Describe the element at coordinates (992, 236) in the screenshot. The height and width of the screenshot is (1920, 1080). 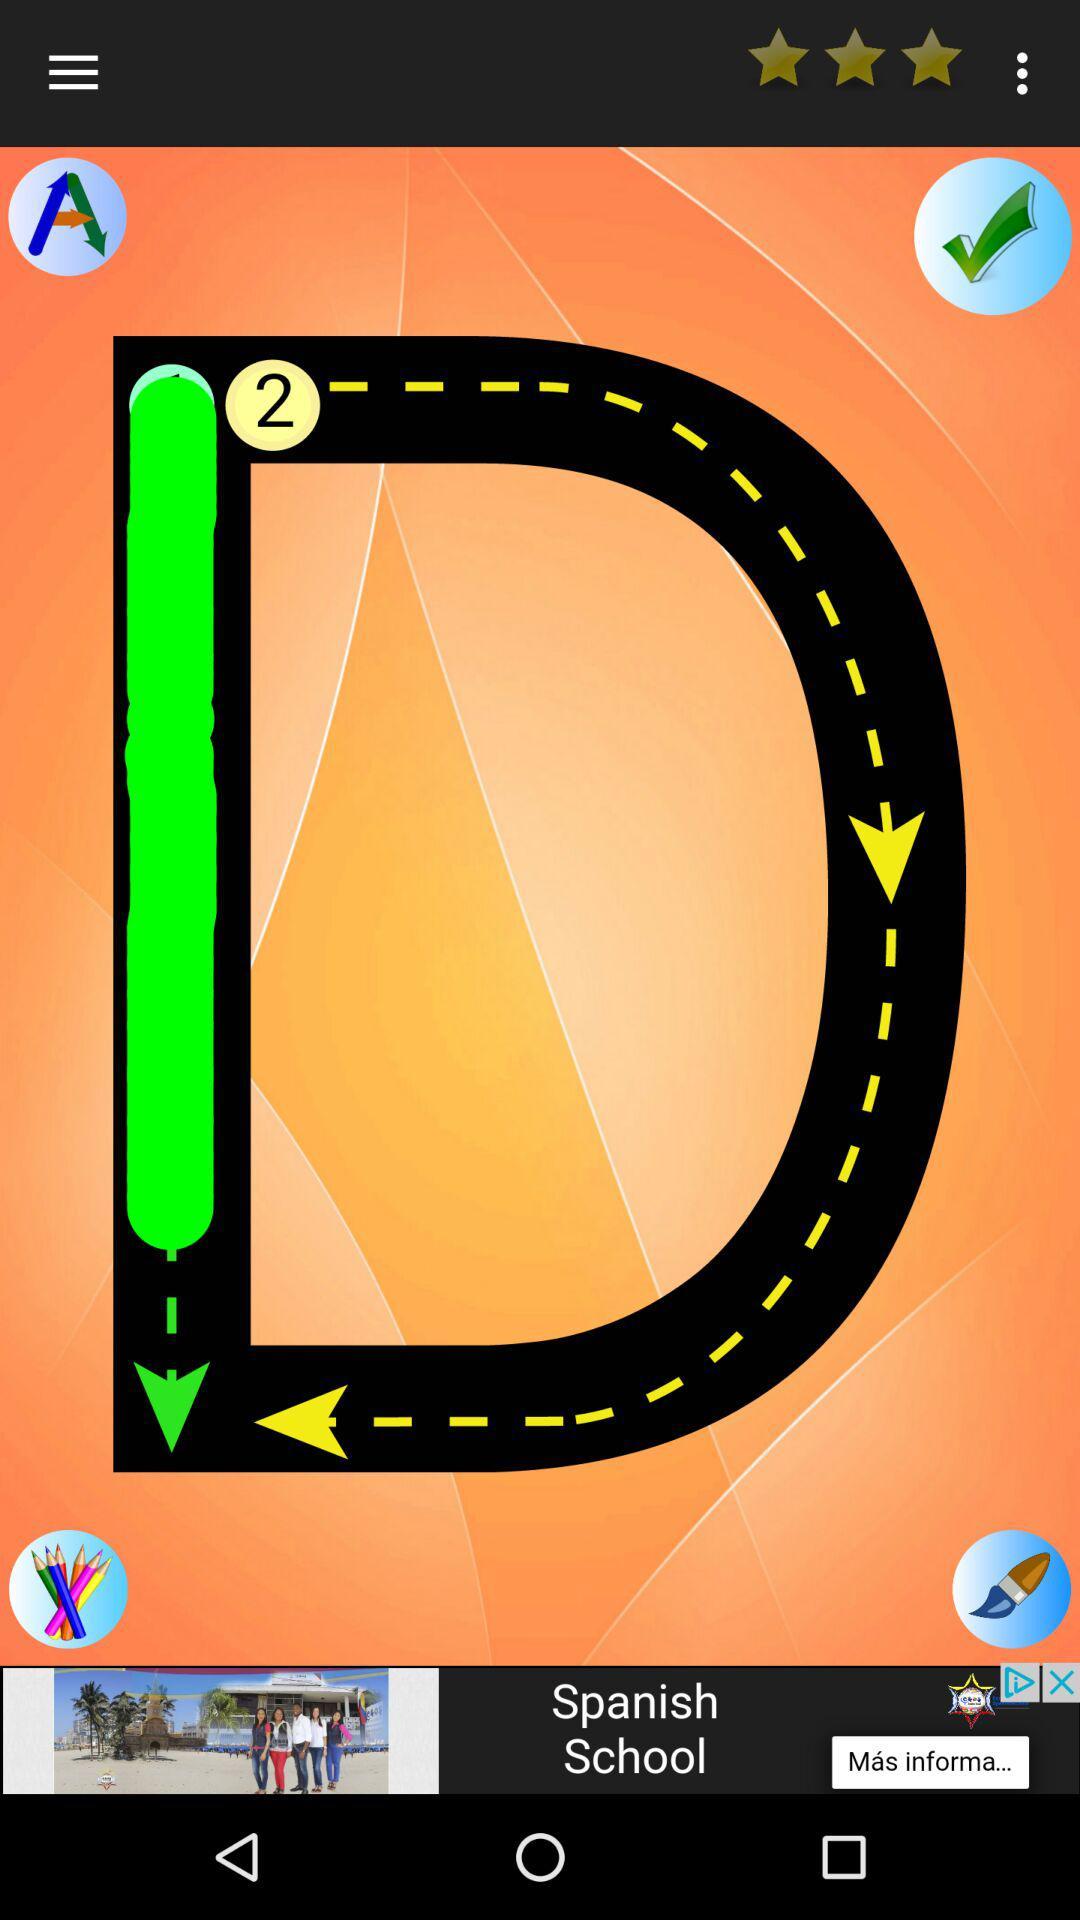
I see `correct` at that location.